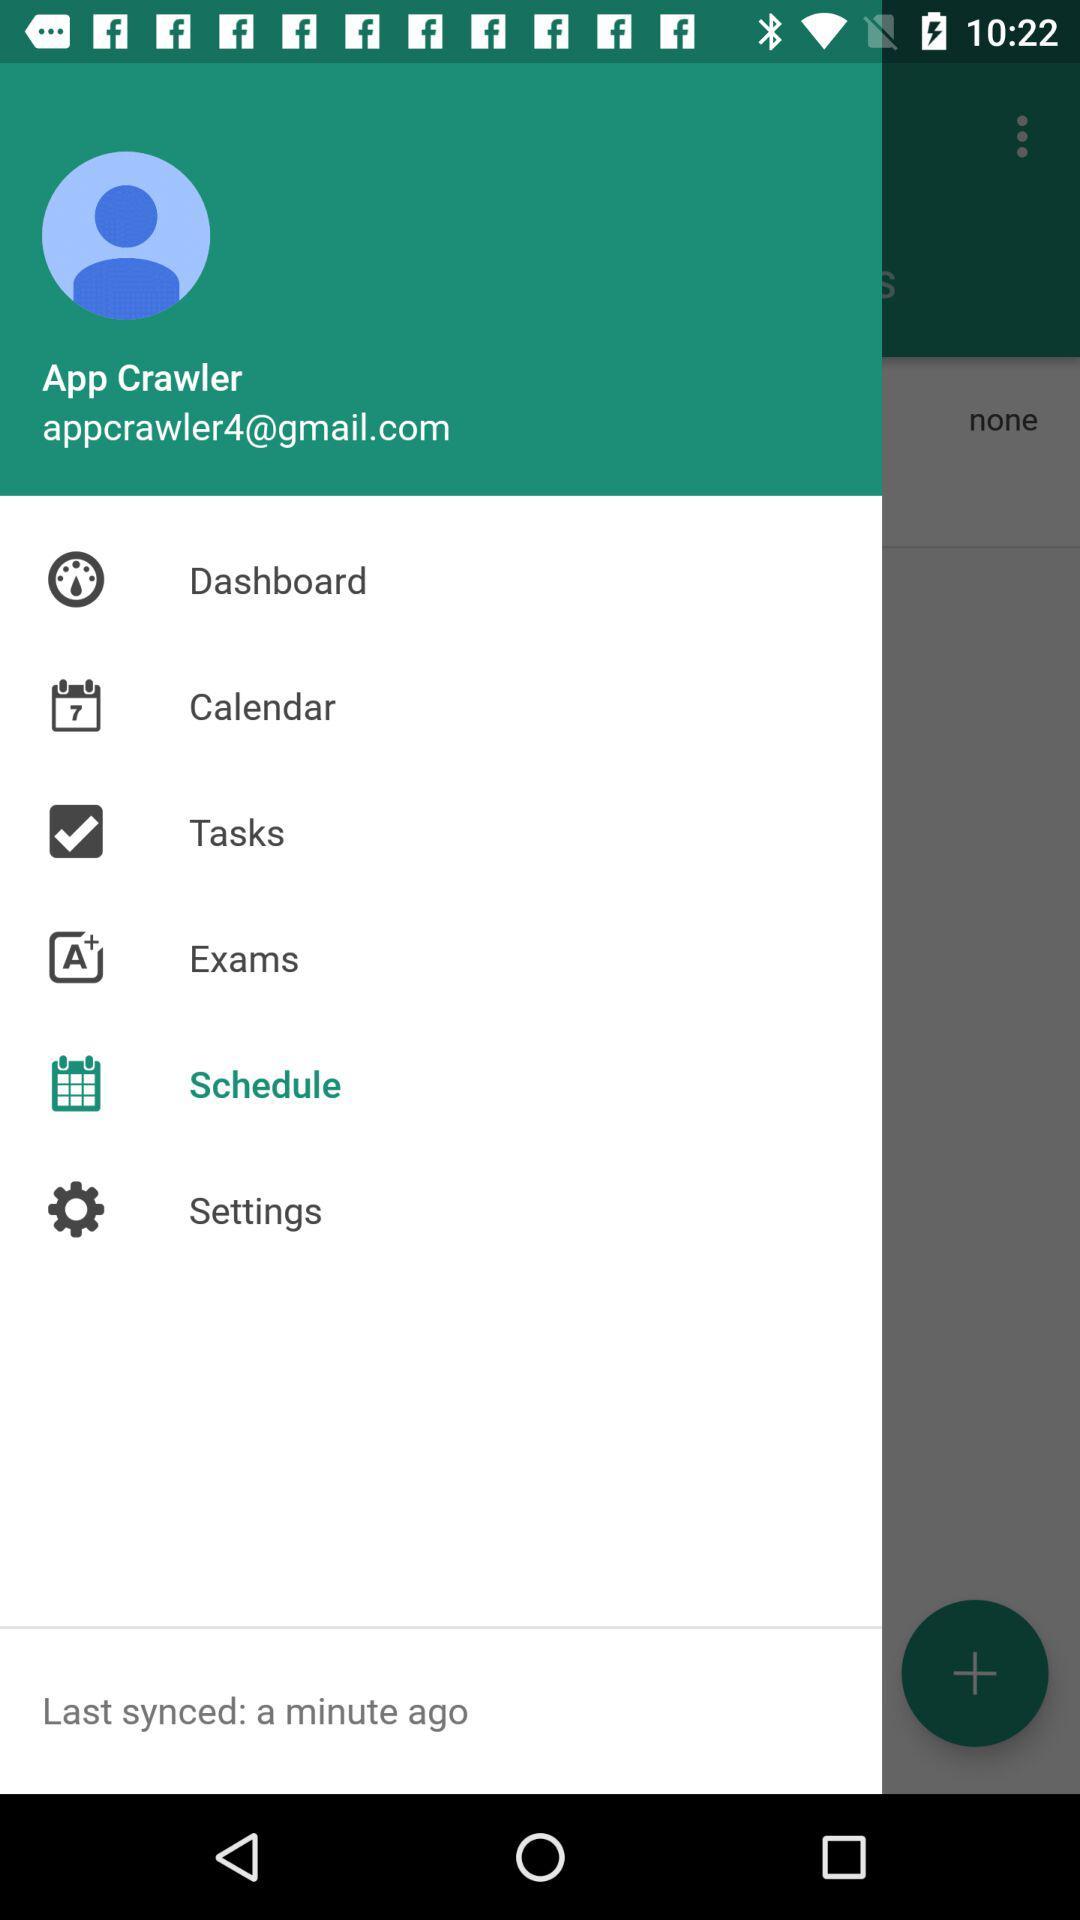 The height and width of the screenshot is (1920, 1080). I want to click on the add icon, so click(974, 1673).